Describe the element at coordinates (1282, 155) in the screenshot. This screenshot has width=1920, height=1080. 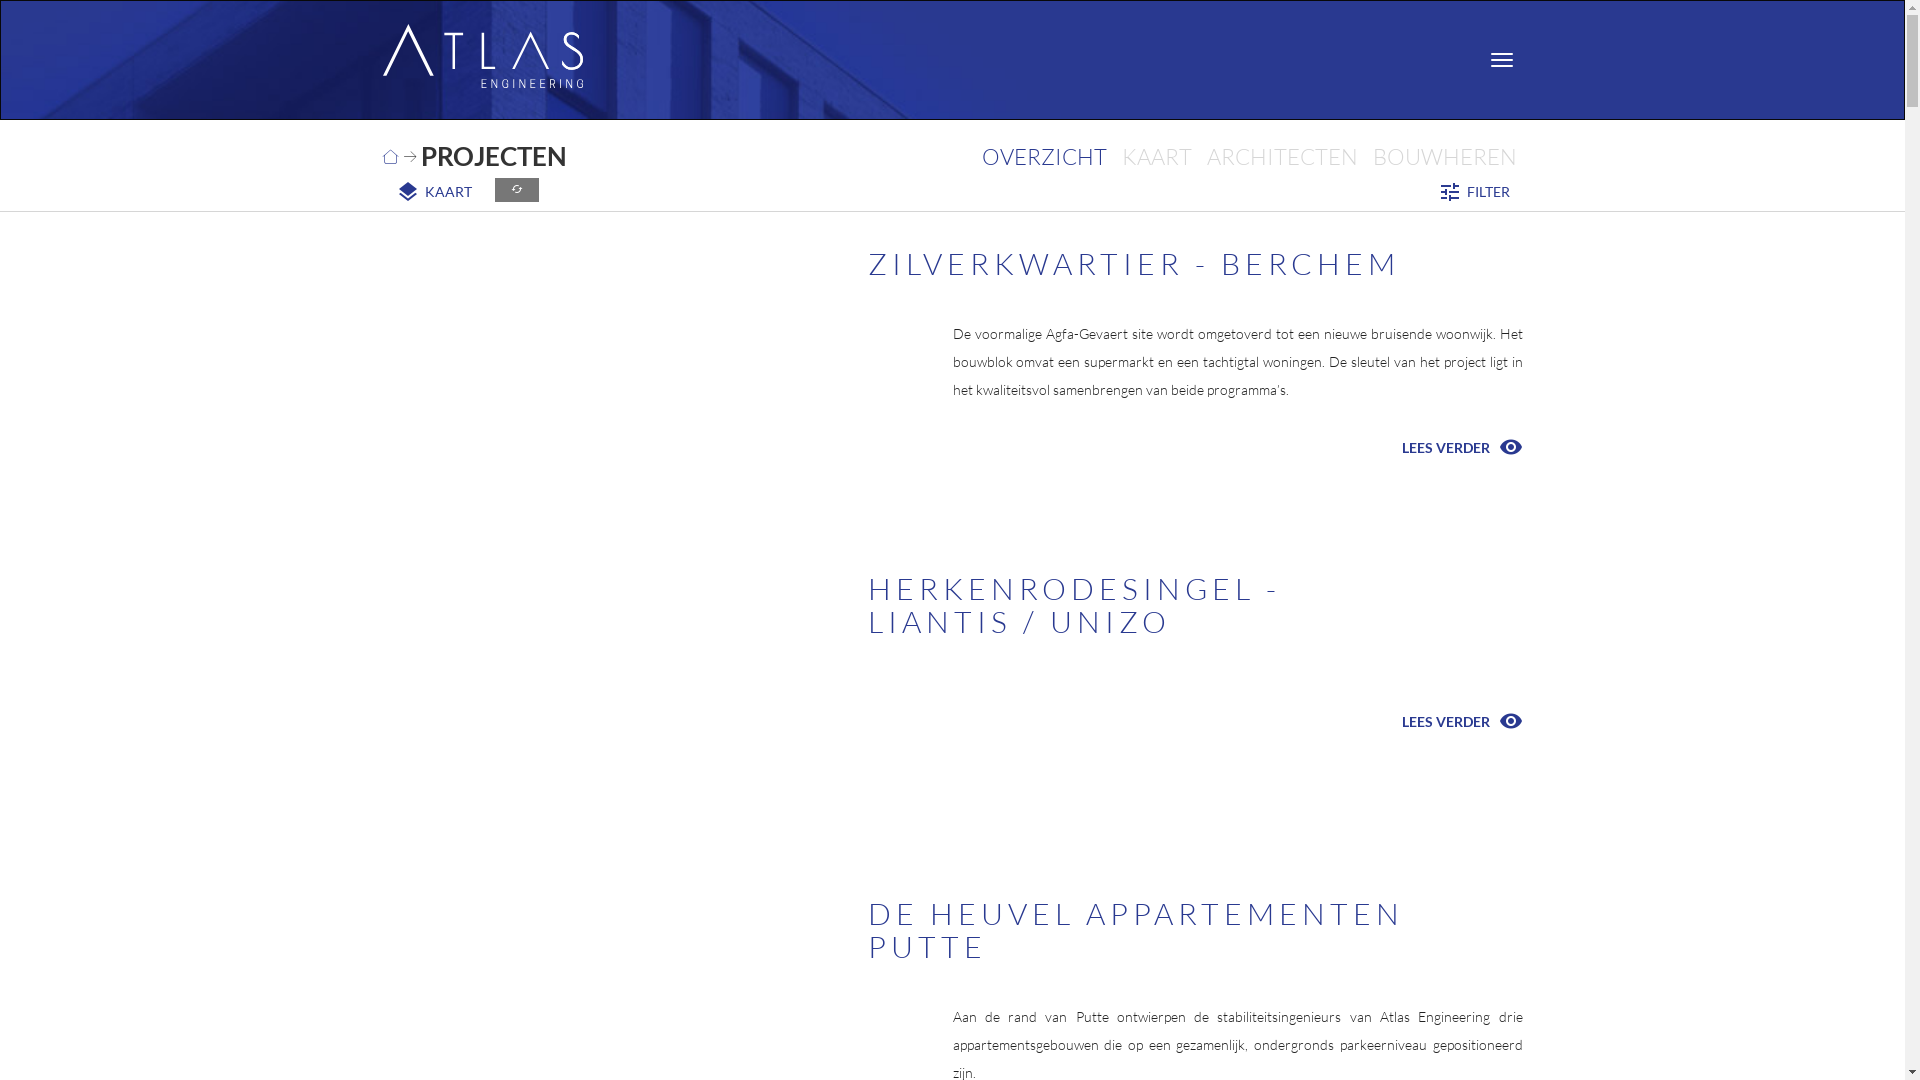
I see `'ARCHITECTEN'` at that location.